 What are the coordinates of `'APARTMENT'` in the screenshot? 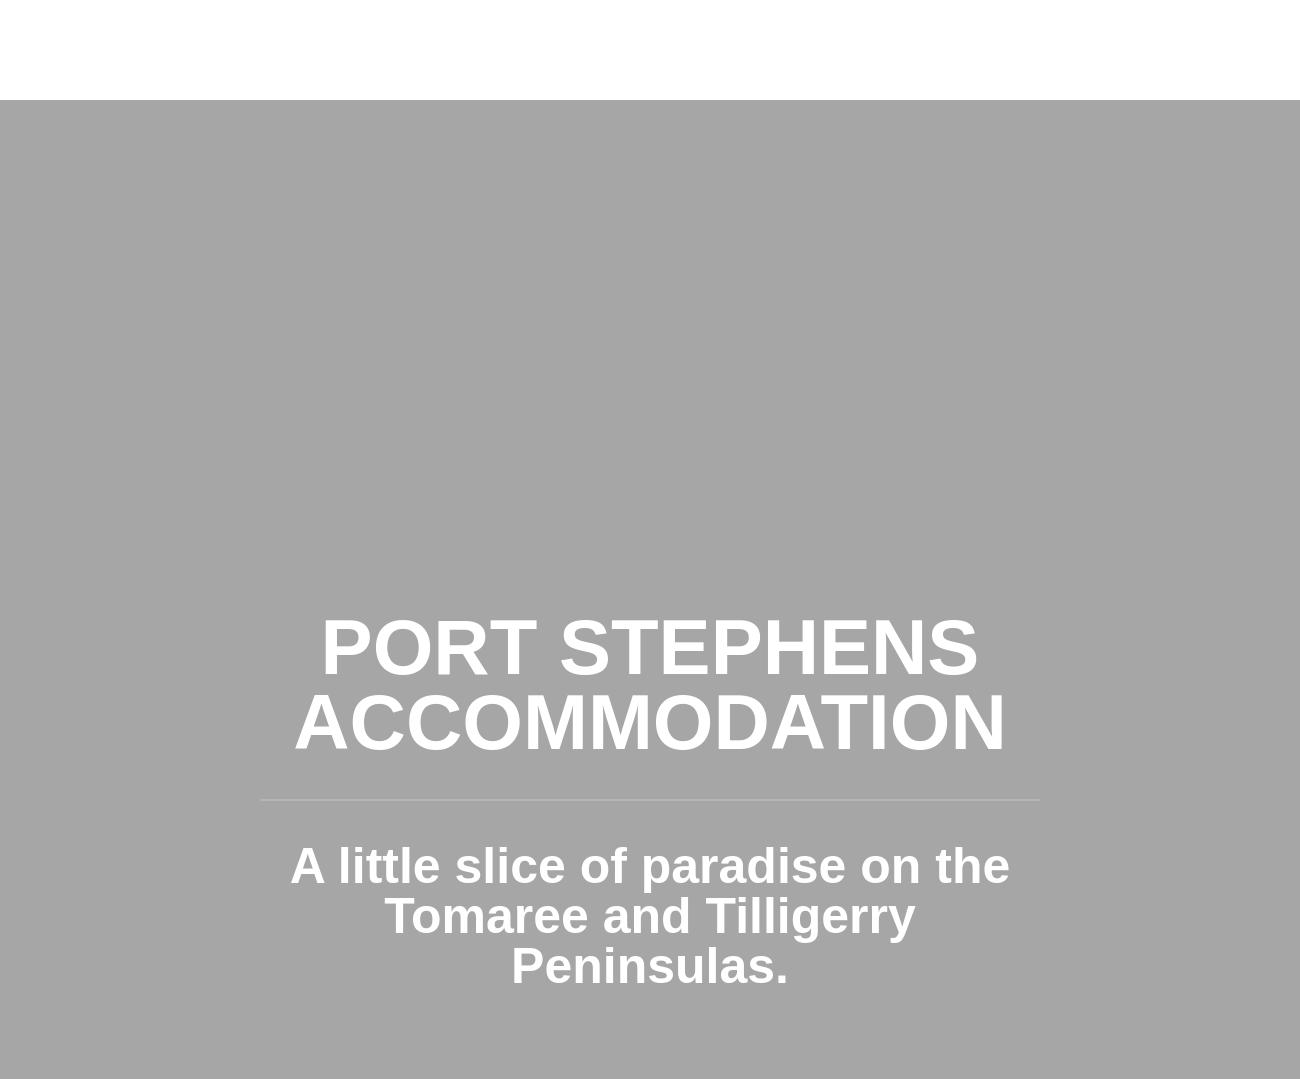 It's located at (1206, 344).